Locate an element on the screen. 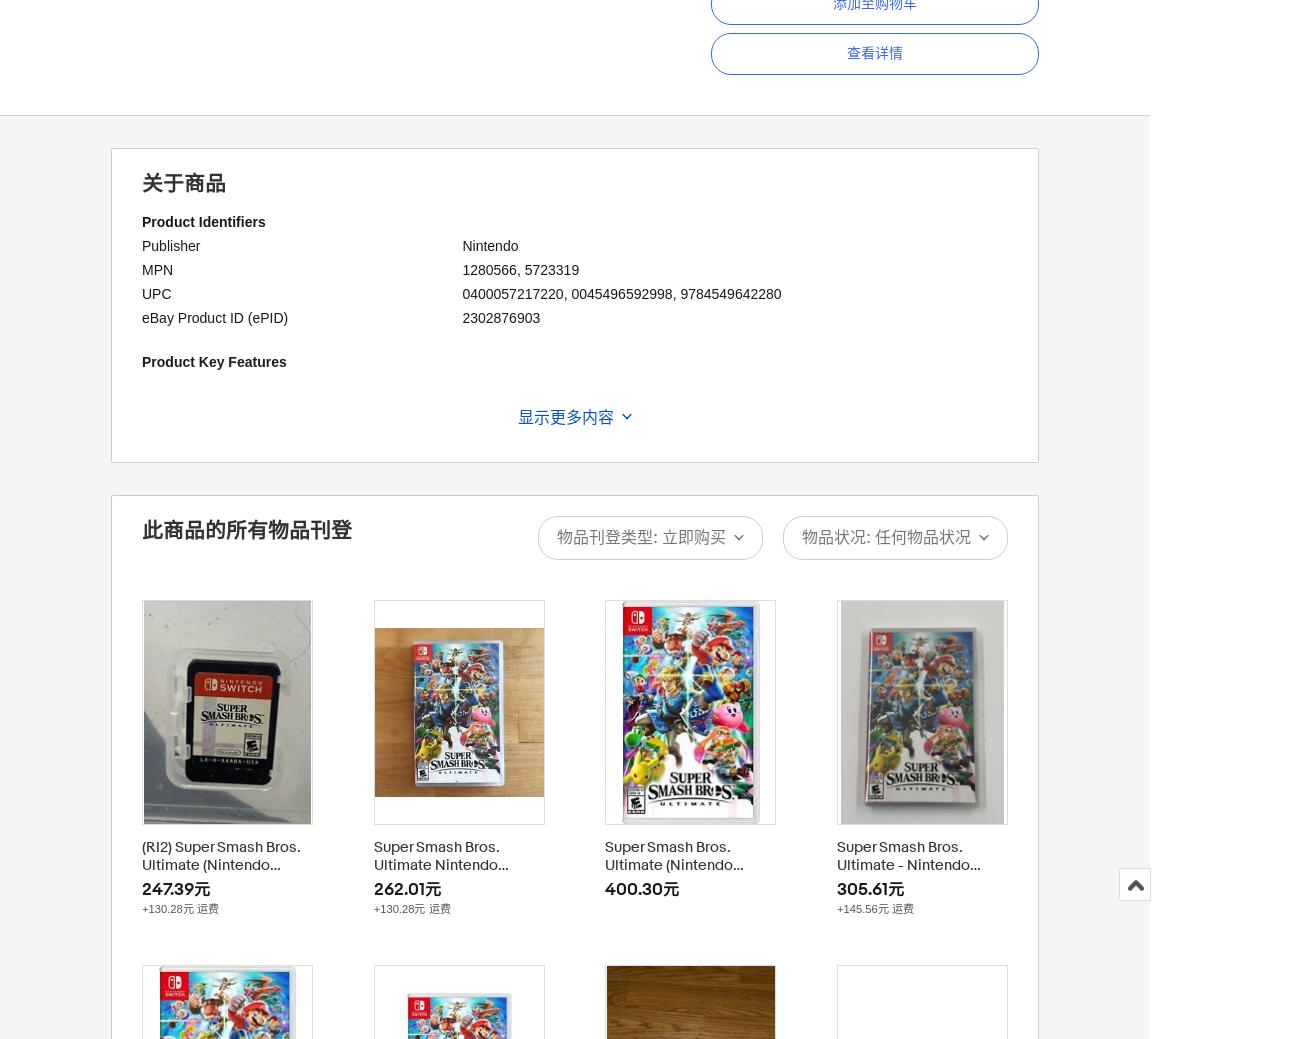 The height and width of the screenshot is (1039, 1311). 'Rating' is located at coordinates (161, 431).